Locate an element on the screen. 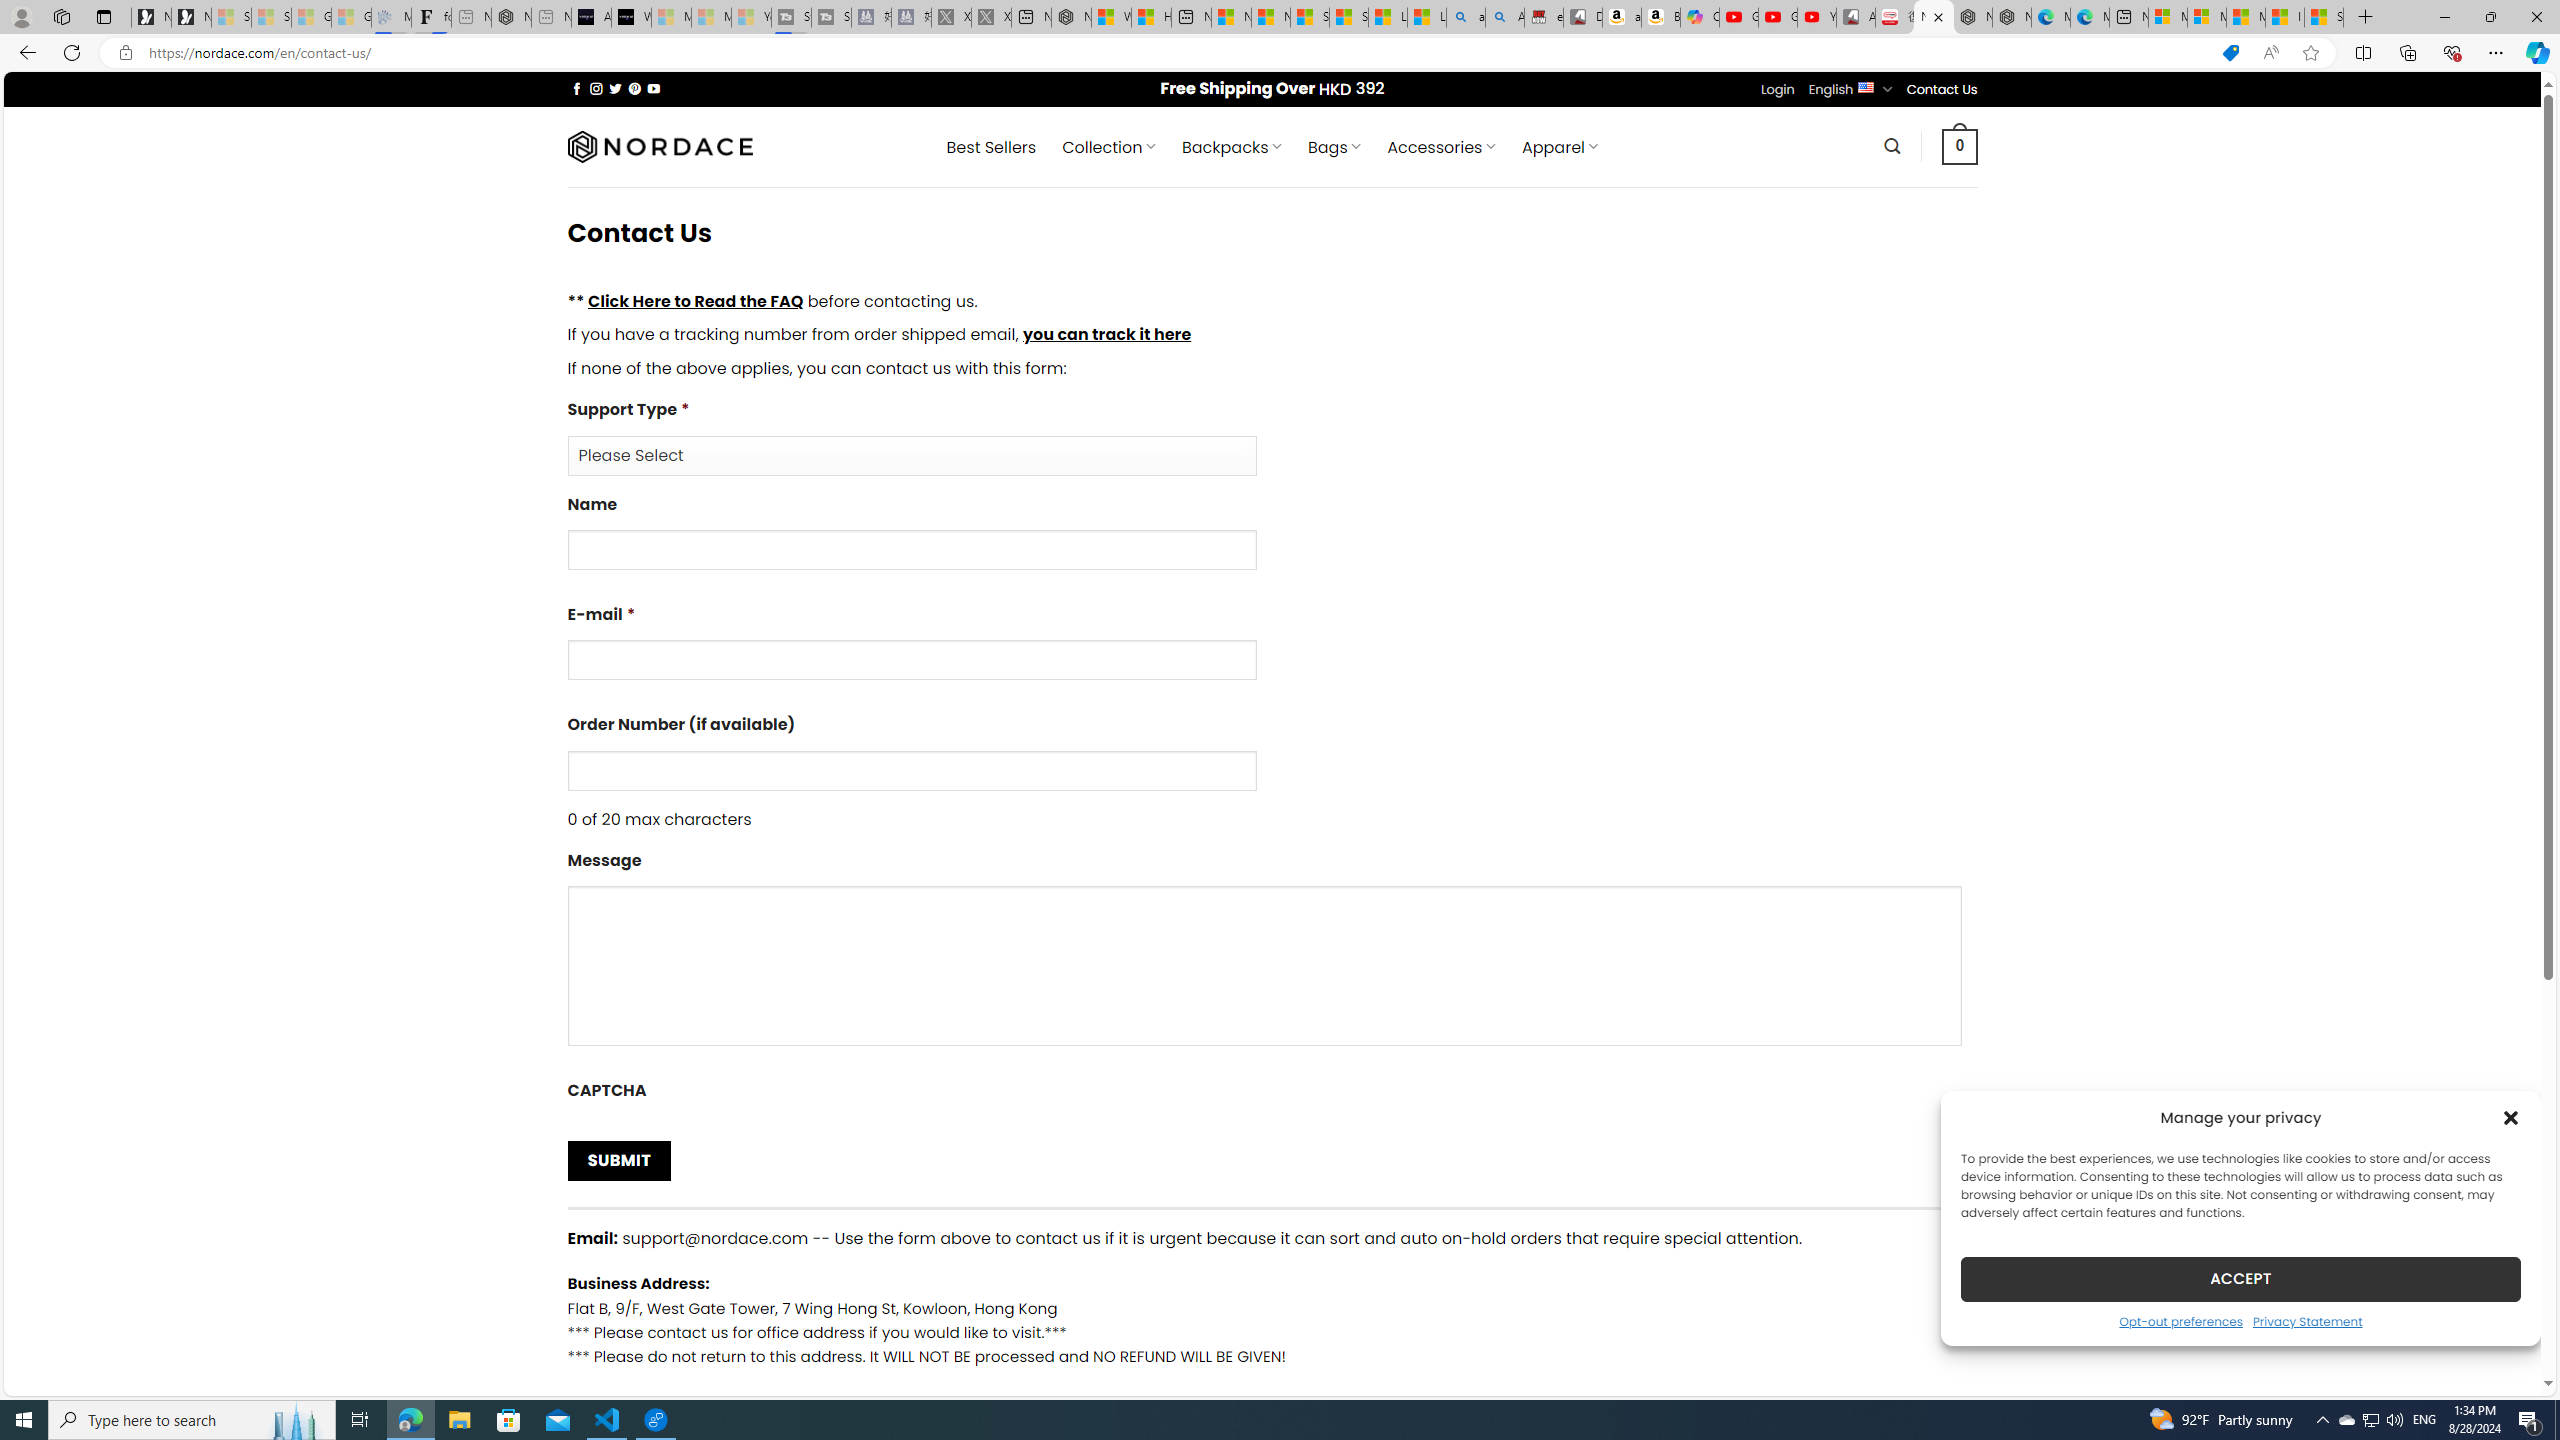 The image size is (2560, 1440). 'Gloom - YouTube' is located at coordinates (1777, 16).